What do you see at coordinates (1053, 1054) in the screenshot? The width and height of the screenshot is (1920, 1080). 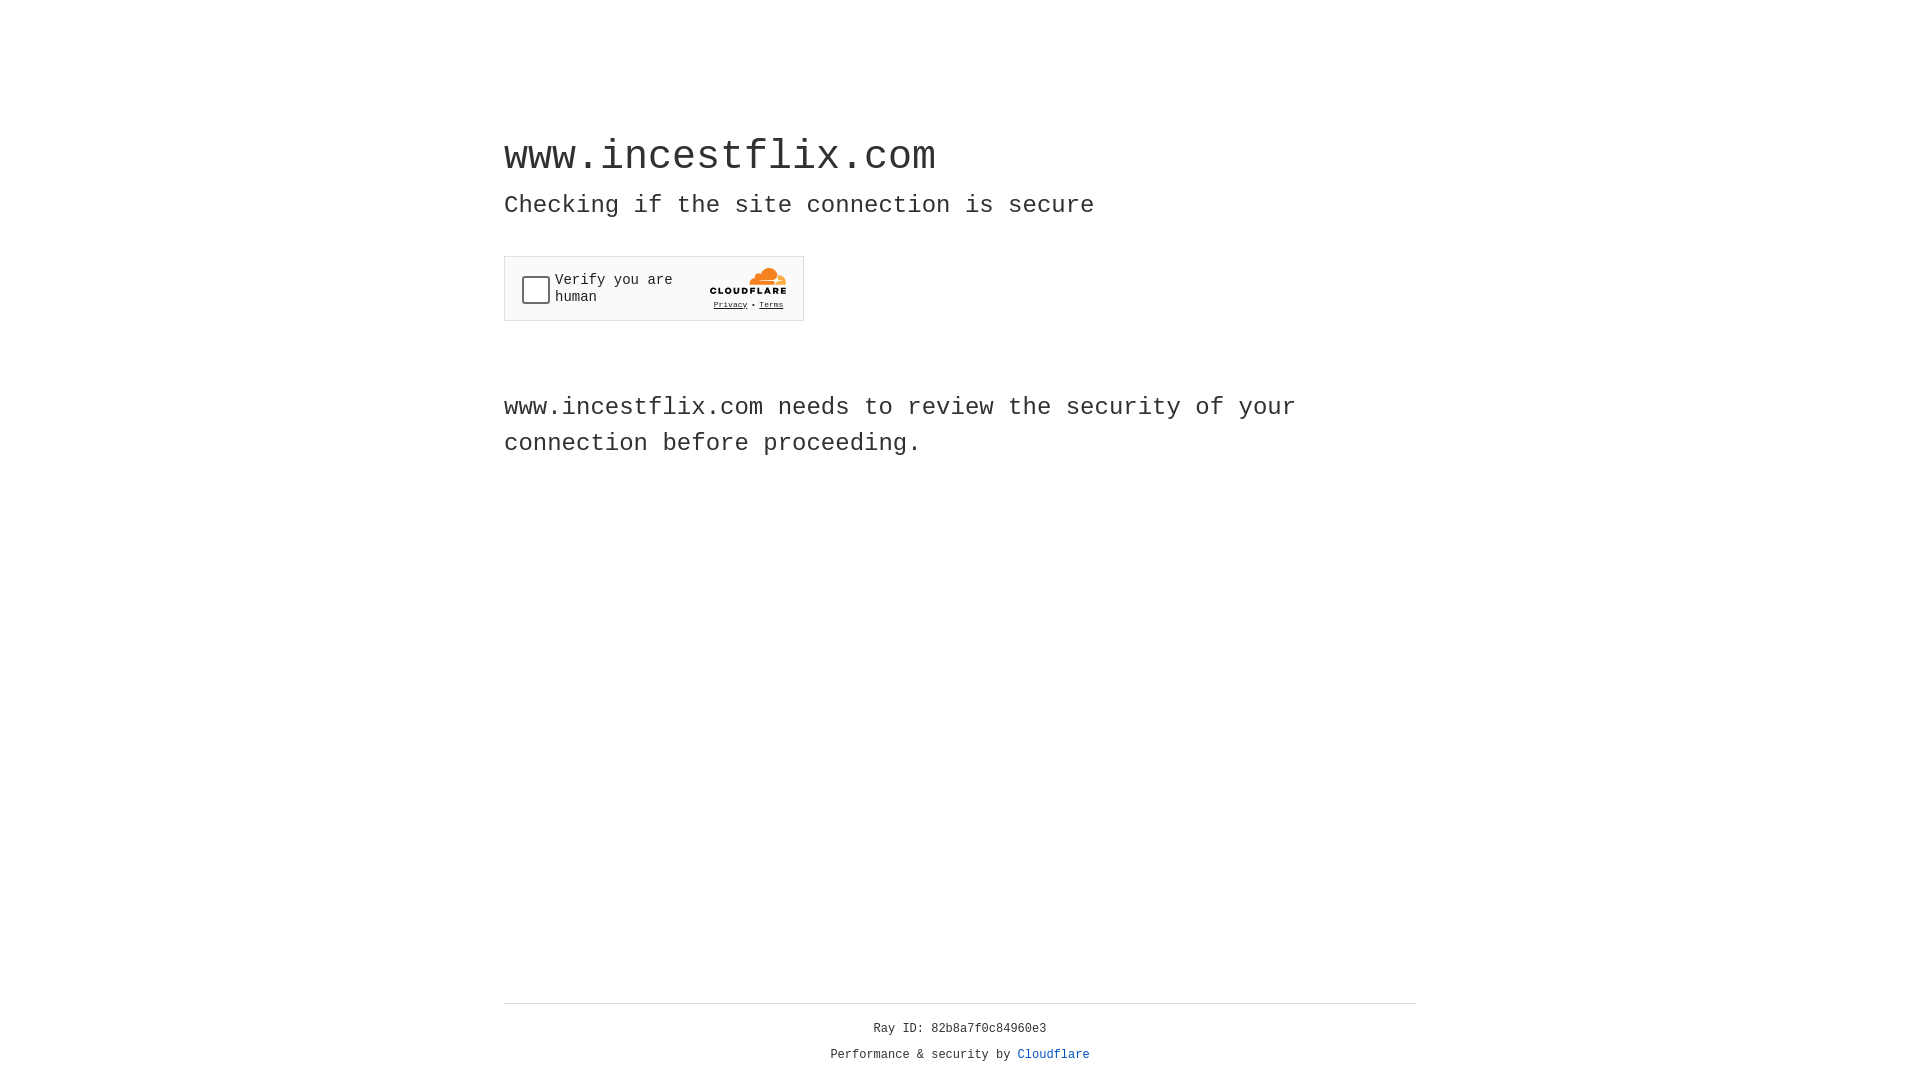 I see `'Cloudflare'` at bounding box center [1053, 1054].